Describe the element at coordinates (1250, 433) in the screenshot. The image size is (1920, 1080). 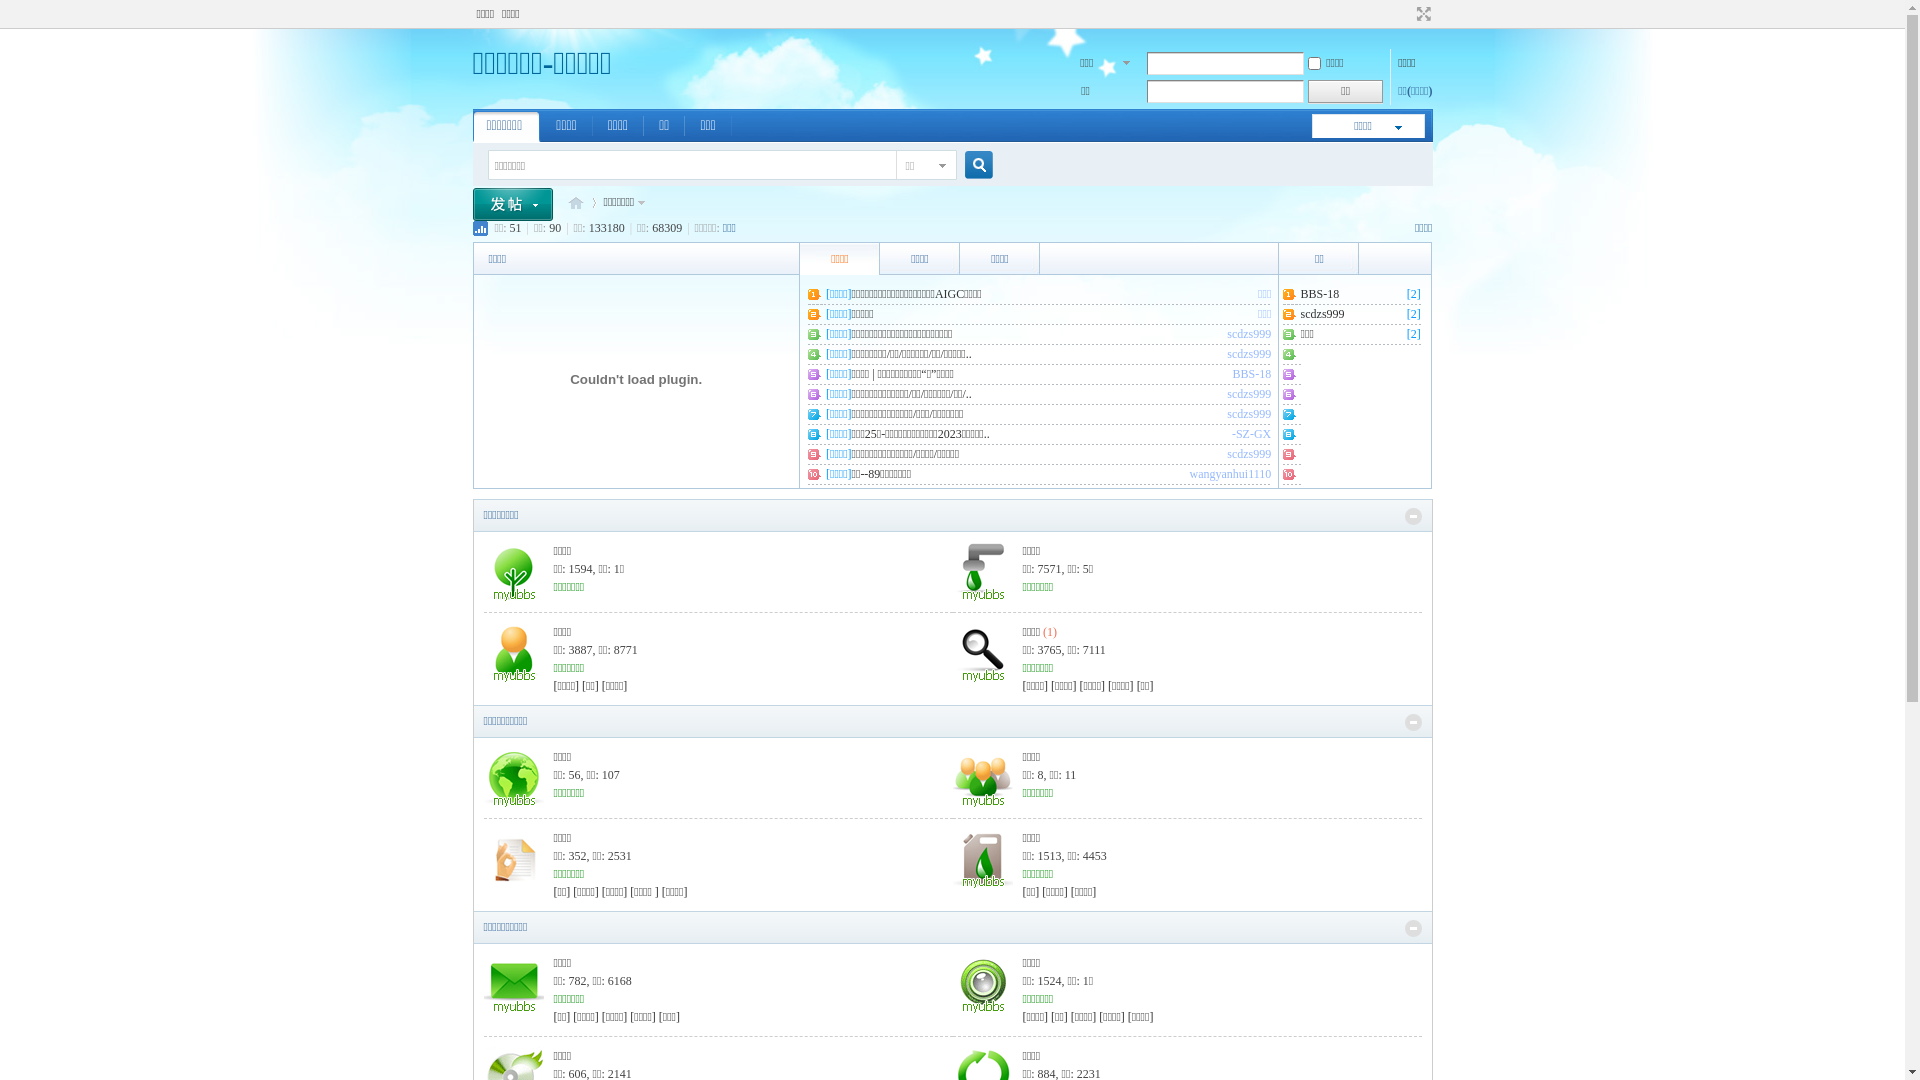
I see `'-SZ-GX'` at that location.